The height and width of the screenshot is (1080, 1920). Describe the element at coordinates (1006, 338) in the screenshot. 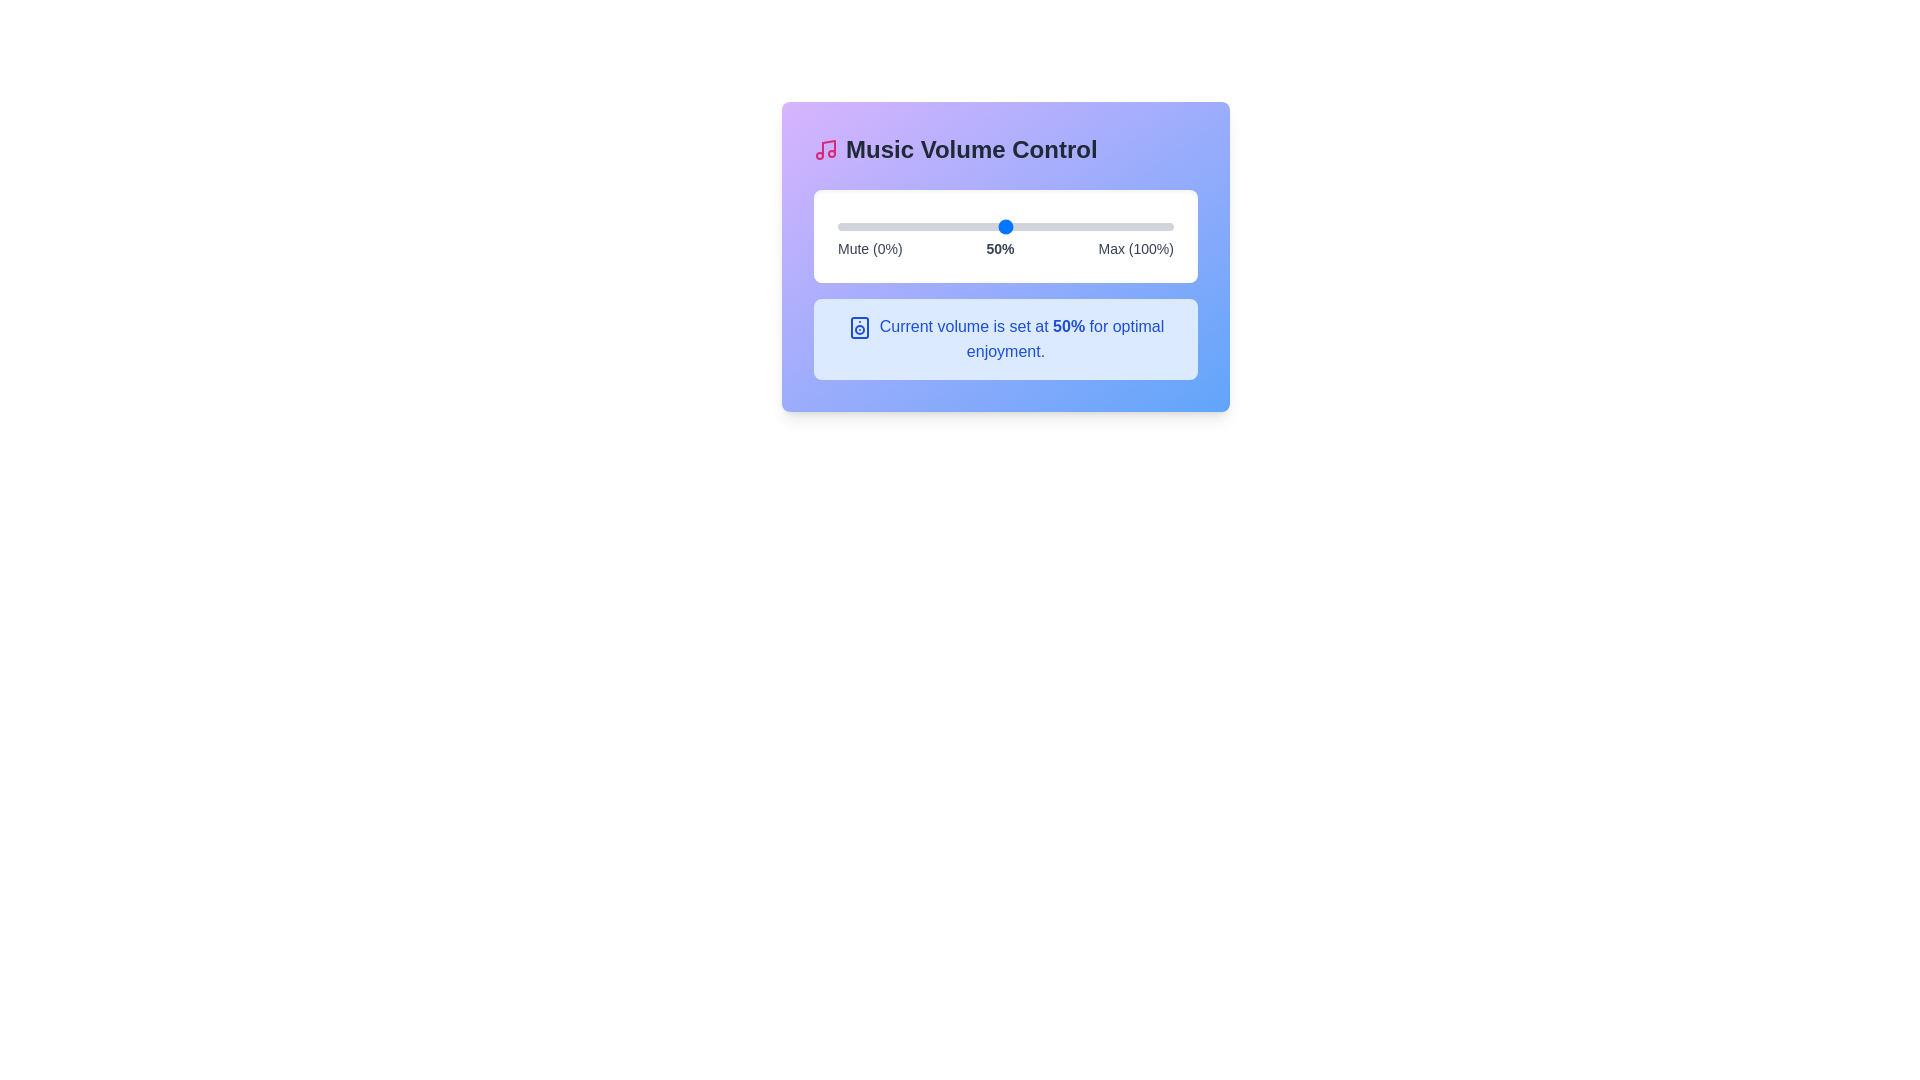

I see `the information box located below the volume slider` at that location.